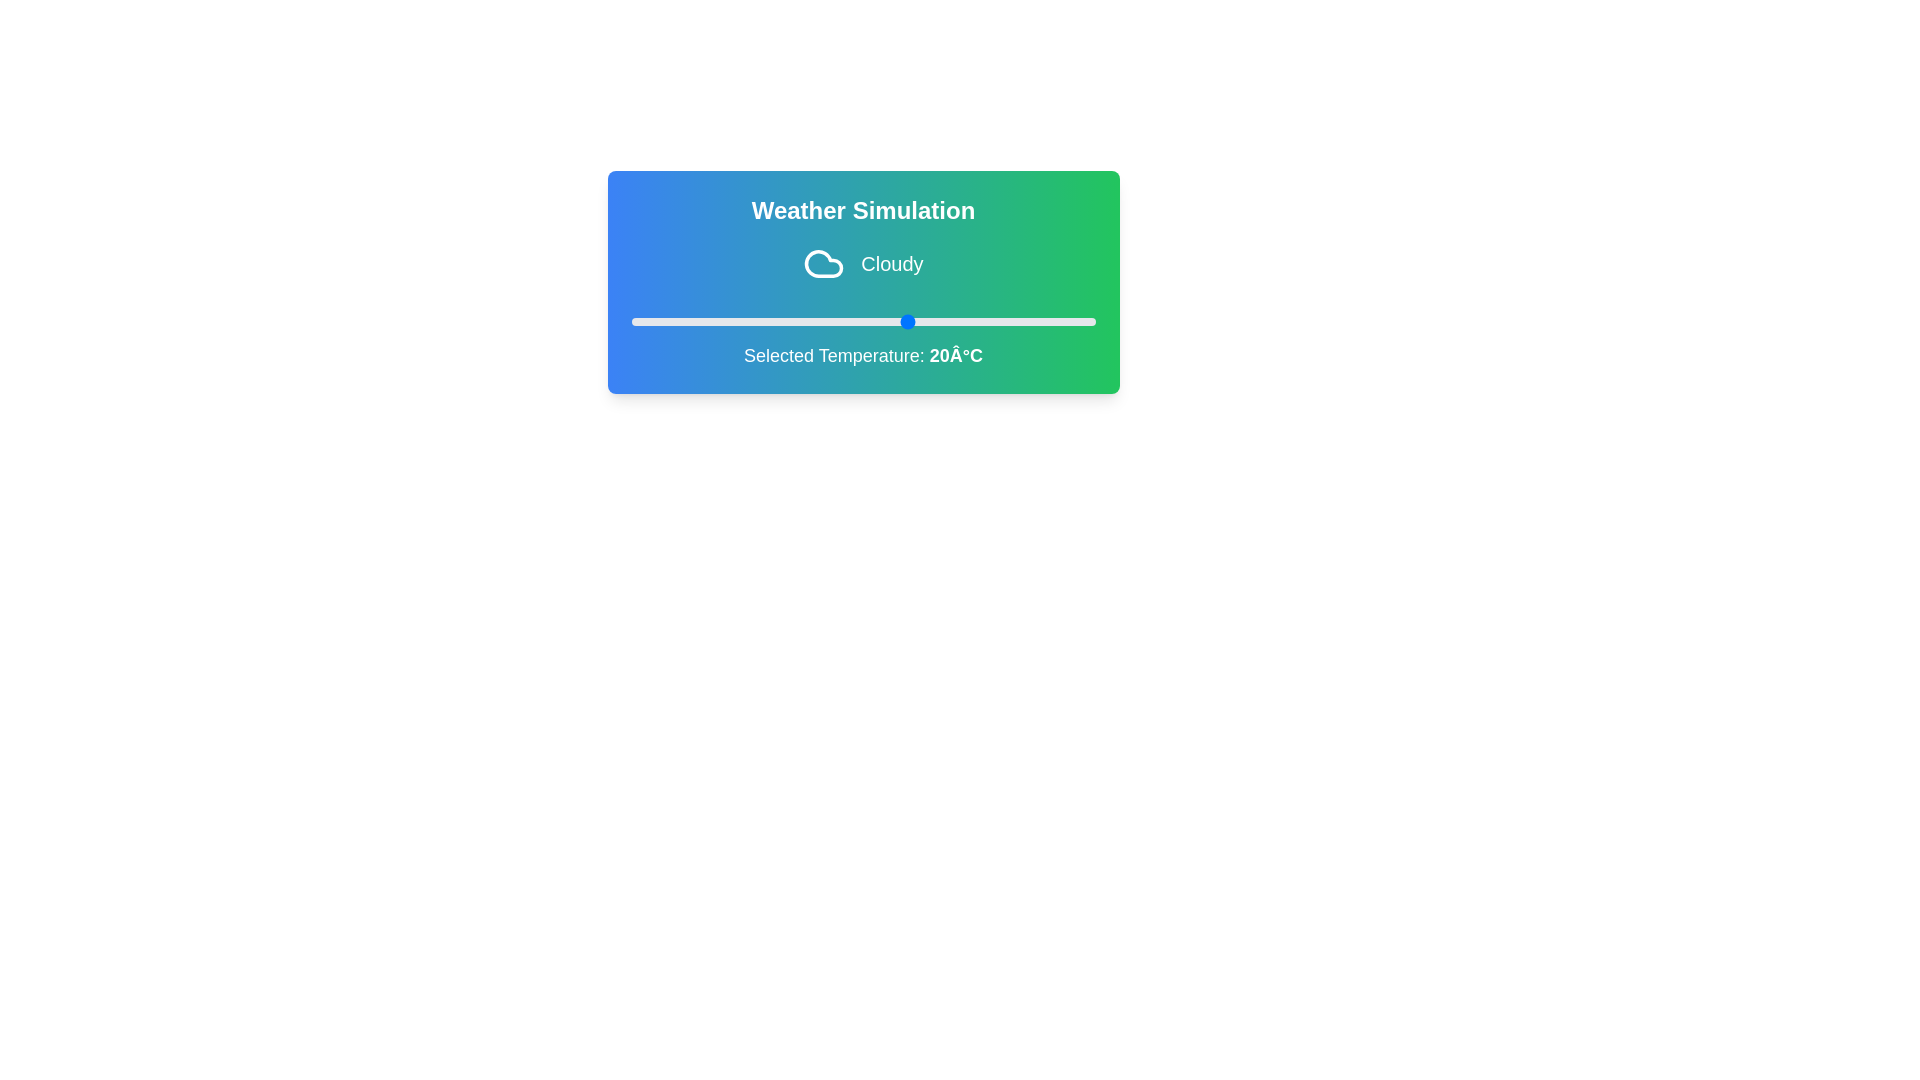  I want to click on the temperature, so click(797, 320).